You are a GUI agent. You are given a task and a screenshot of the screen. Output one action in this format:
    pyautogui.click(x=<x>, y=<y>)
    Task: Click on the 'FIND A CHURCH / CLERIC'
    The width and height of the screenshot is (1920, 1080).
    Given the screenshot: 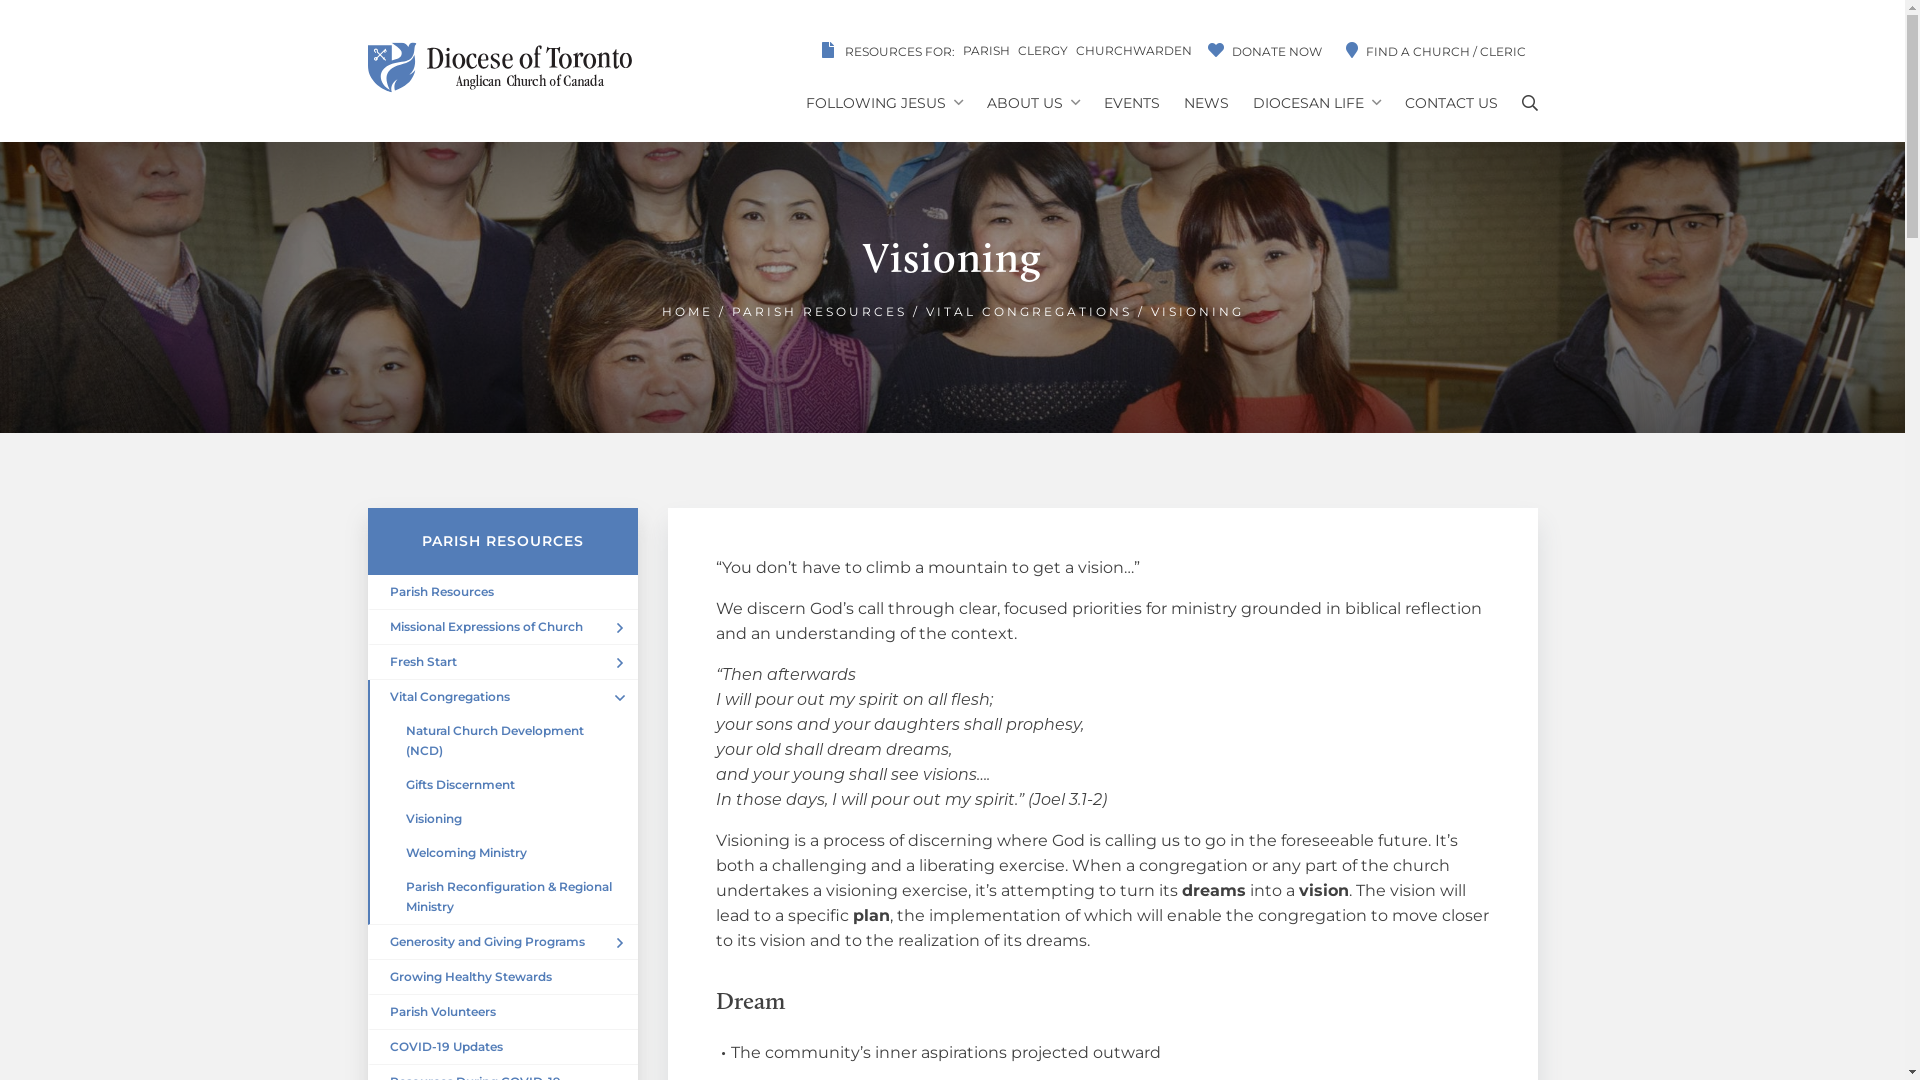 What is the action you would take?
    pyautogui.click(x=1434, y=49)
    